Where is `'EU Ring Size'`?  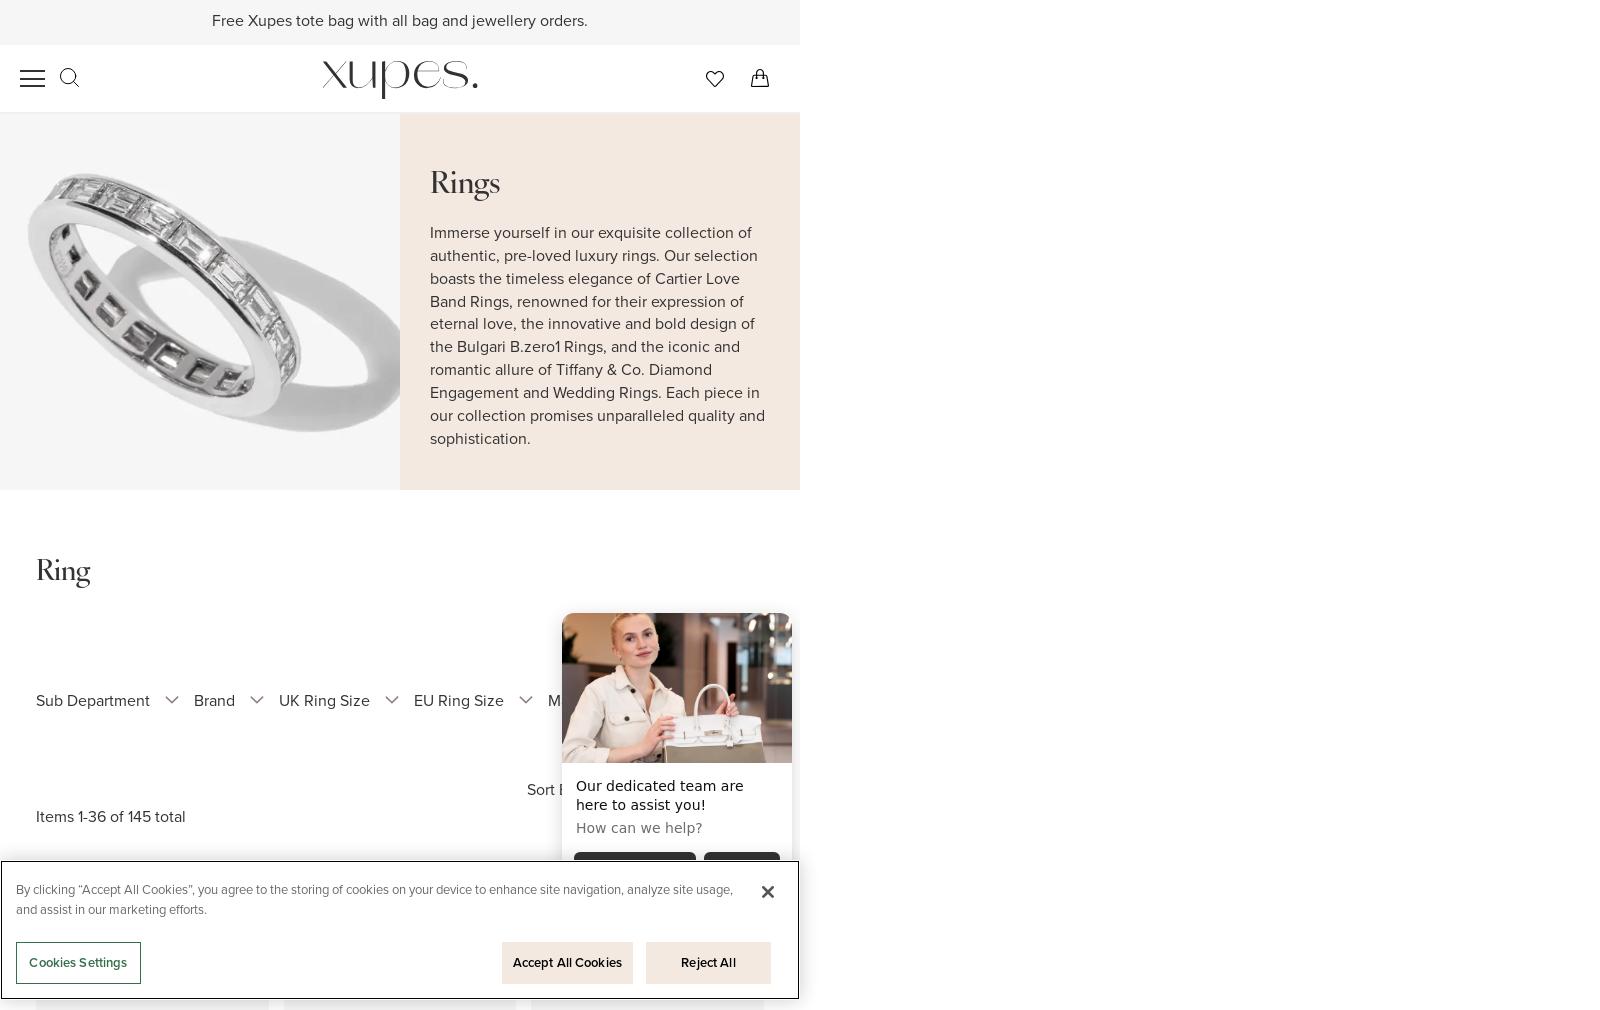
'EU Ring Size' is located at coordinates (412, 699).